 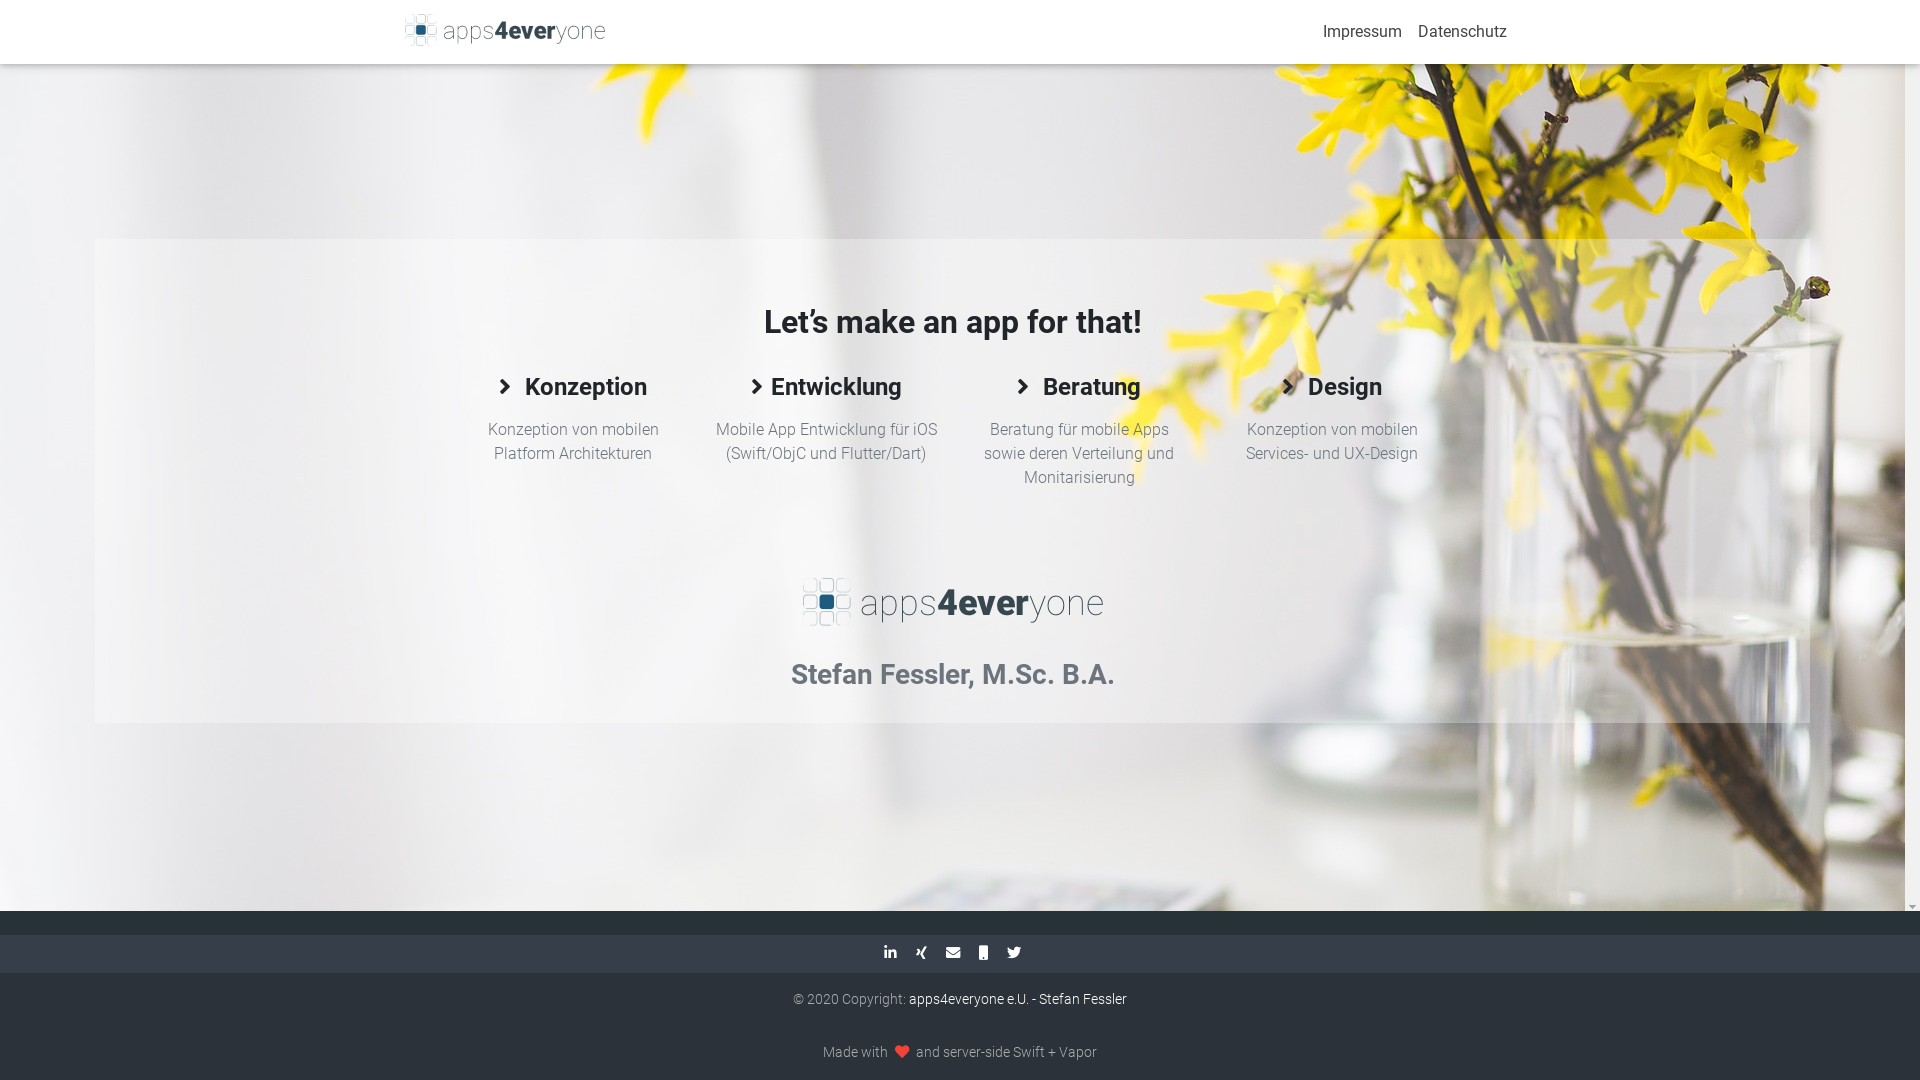 What do you see at coordinates (1017, 999) in the screenshot?
I see `'apps4everyone e.U. - Stefan Fessler'` at bounding box center [1017, 999].